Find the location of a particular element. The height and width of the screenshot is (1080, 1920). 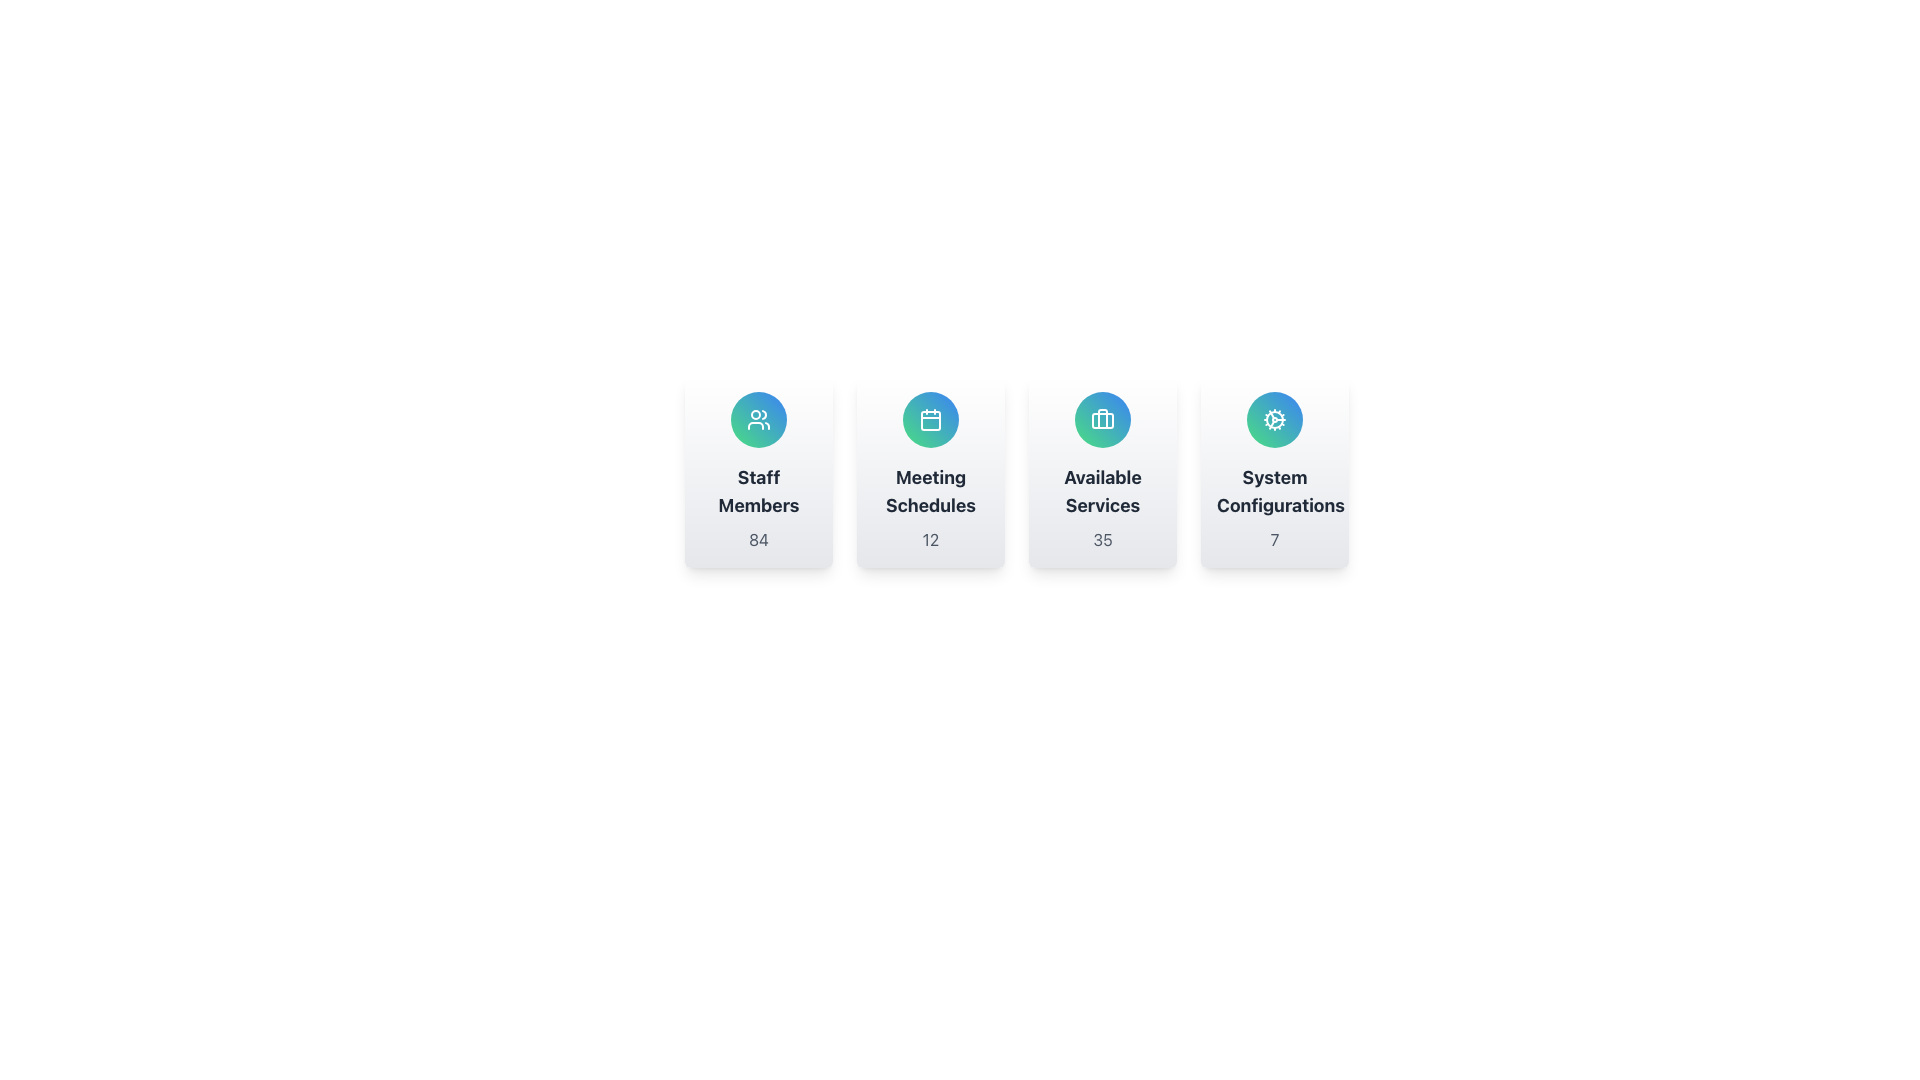

the Information Card displaying the count '12' for Meeting Schedules, which is the second card in a row of four cards is located at coordinates (930, 471).